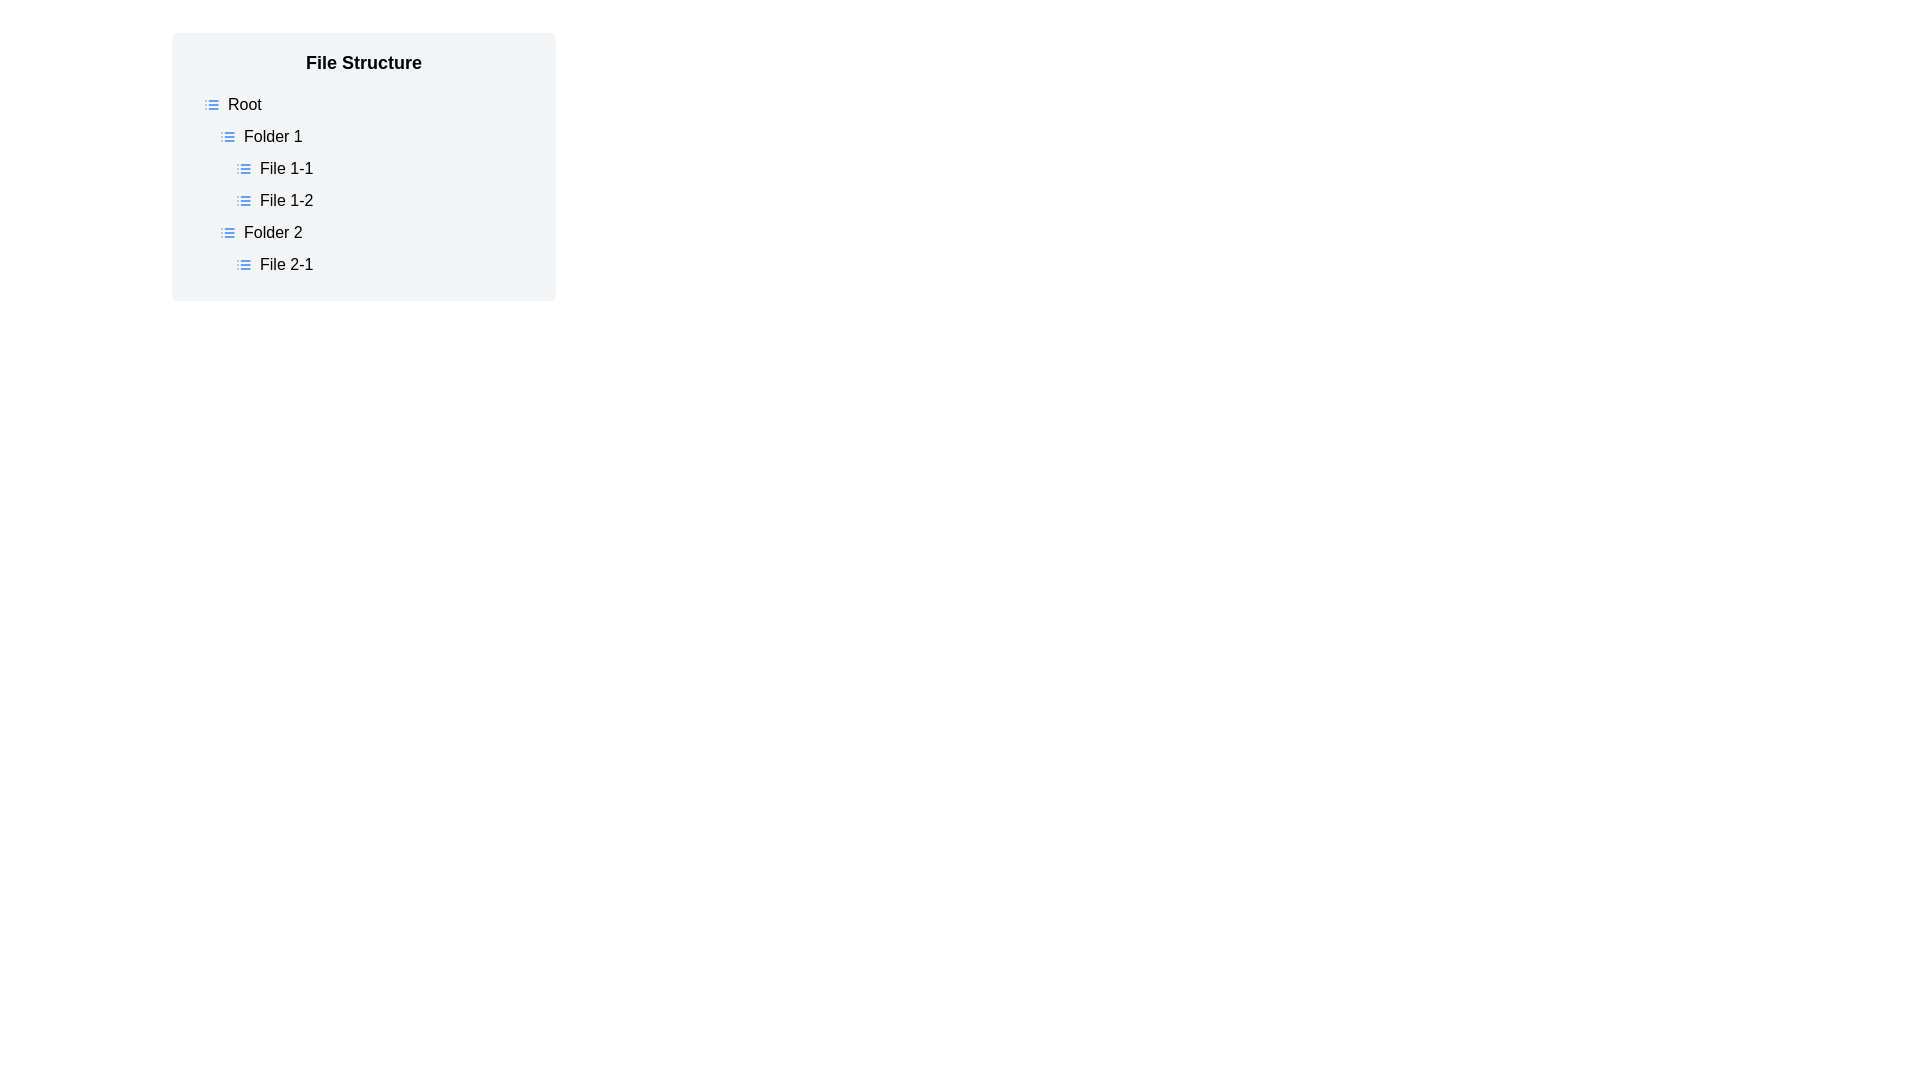 This screenshot has height=1080, width=1920. Describe the element at coordinates (243, 264) in the screenshot. I see `the icon that indicates the 'File 2-1' entry in the file structure, which is located to the left of the text 'File 2-1' and below 'Folder 2'` at that location.